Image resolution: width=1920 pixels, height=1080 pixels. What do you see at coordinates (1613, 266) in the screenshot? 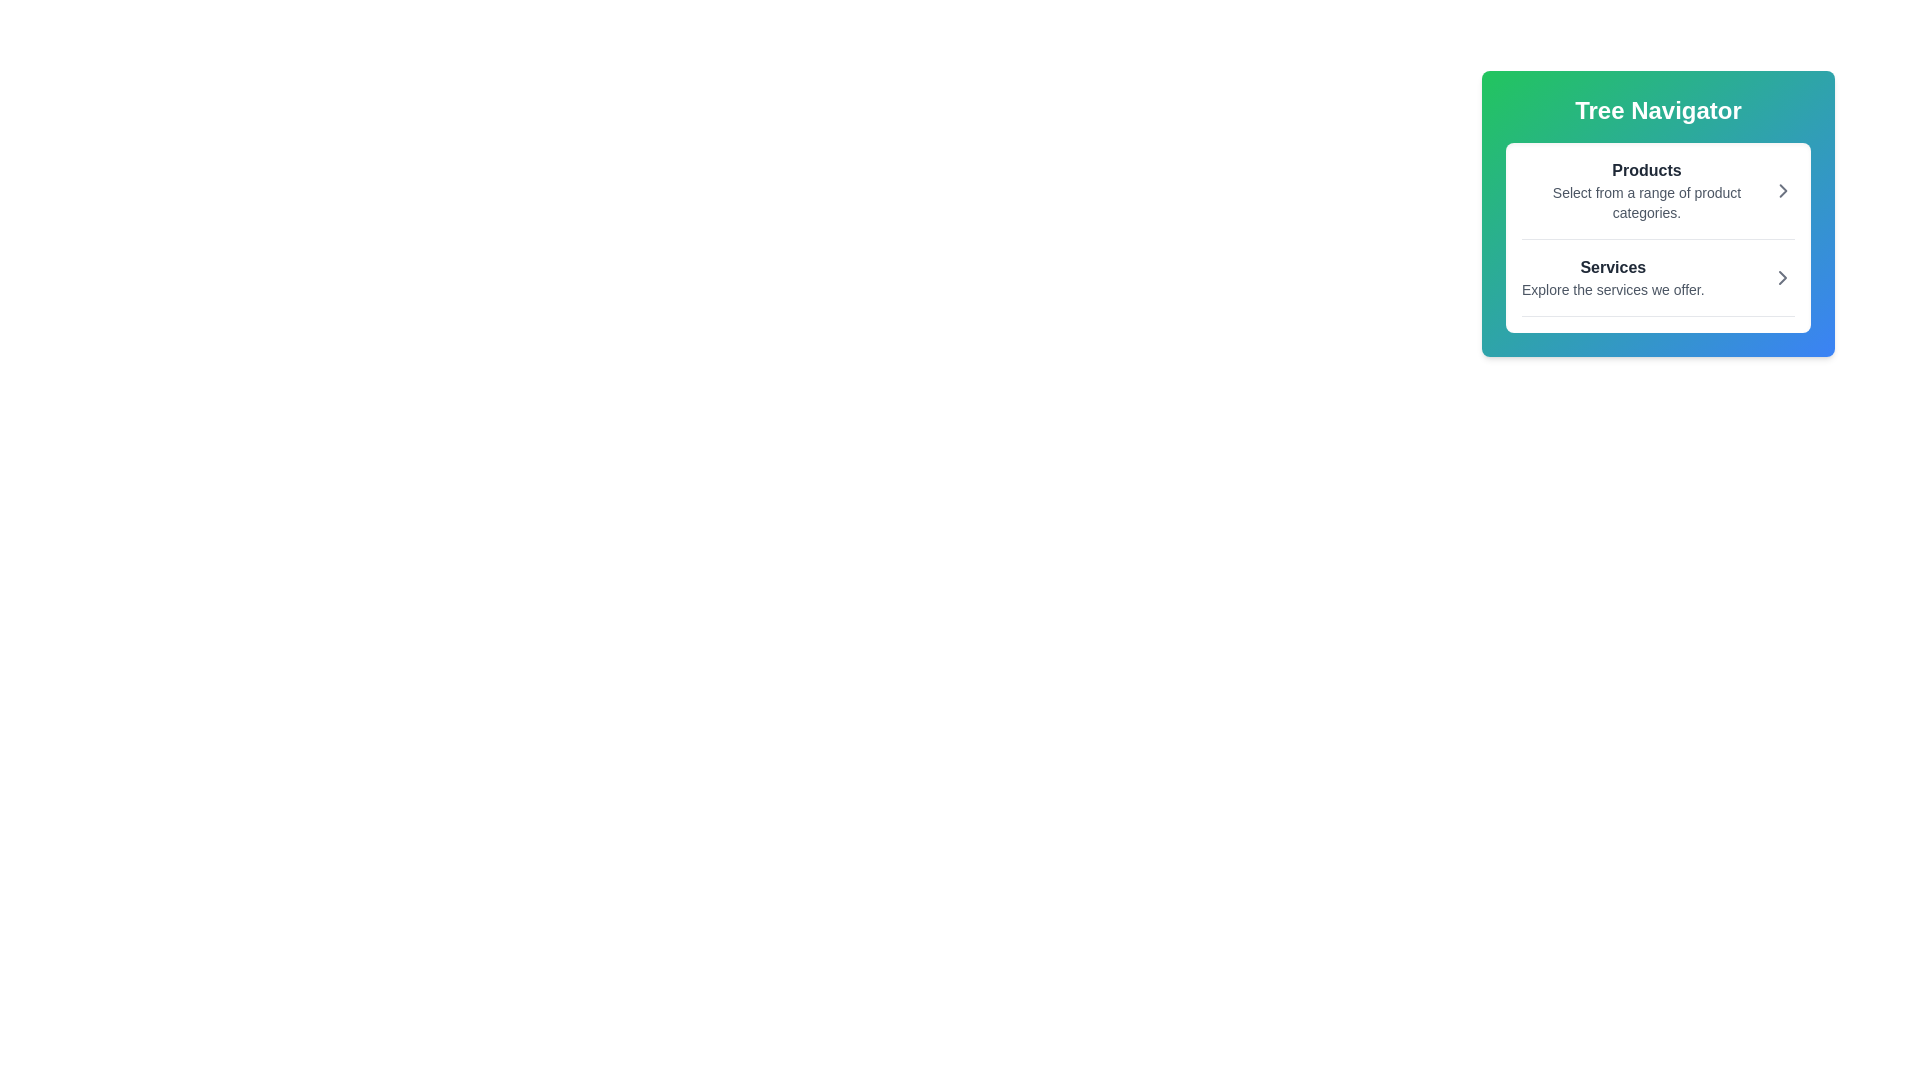
I see `the bold text displaying 'Services' in dark gray, located near the top of the 'Tree Navigator' interface, right under the 'Products' section` at bounding box center [1613, 266].